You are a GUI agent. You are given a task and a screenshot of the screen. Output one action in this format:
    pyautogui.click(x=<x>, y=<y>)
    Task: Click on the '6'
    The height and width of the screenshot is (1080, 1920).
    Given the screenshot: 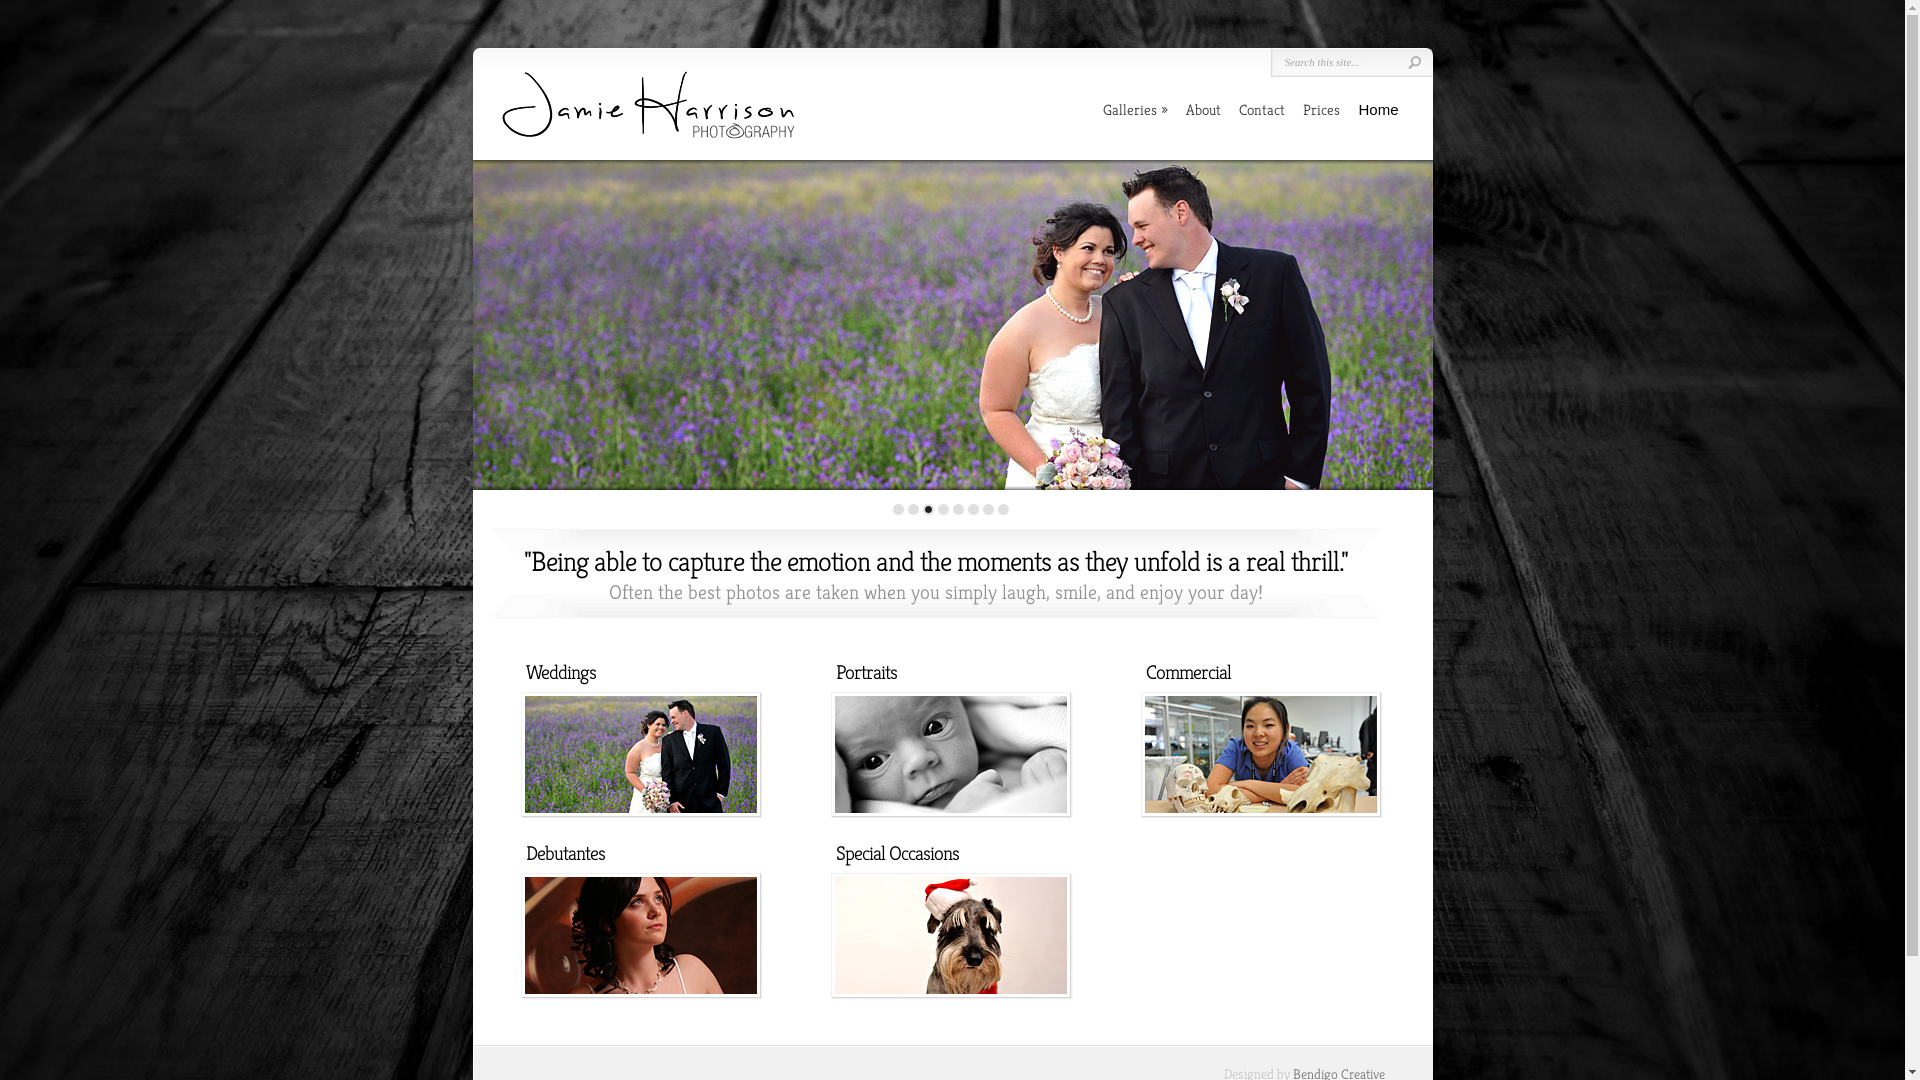 What is the action you would take?
    pyautogui.click(x=973, y=508)
    